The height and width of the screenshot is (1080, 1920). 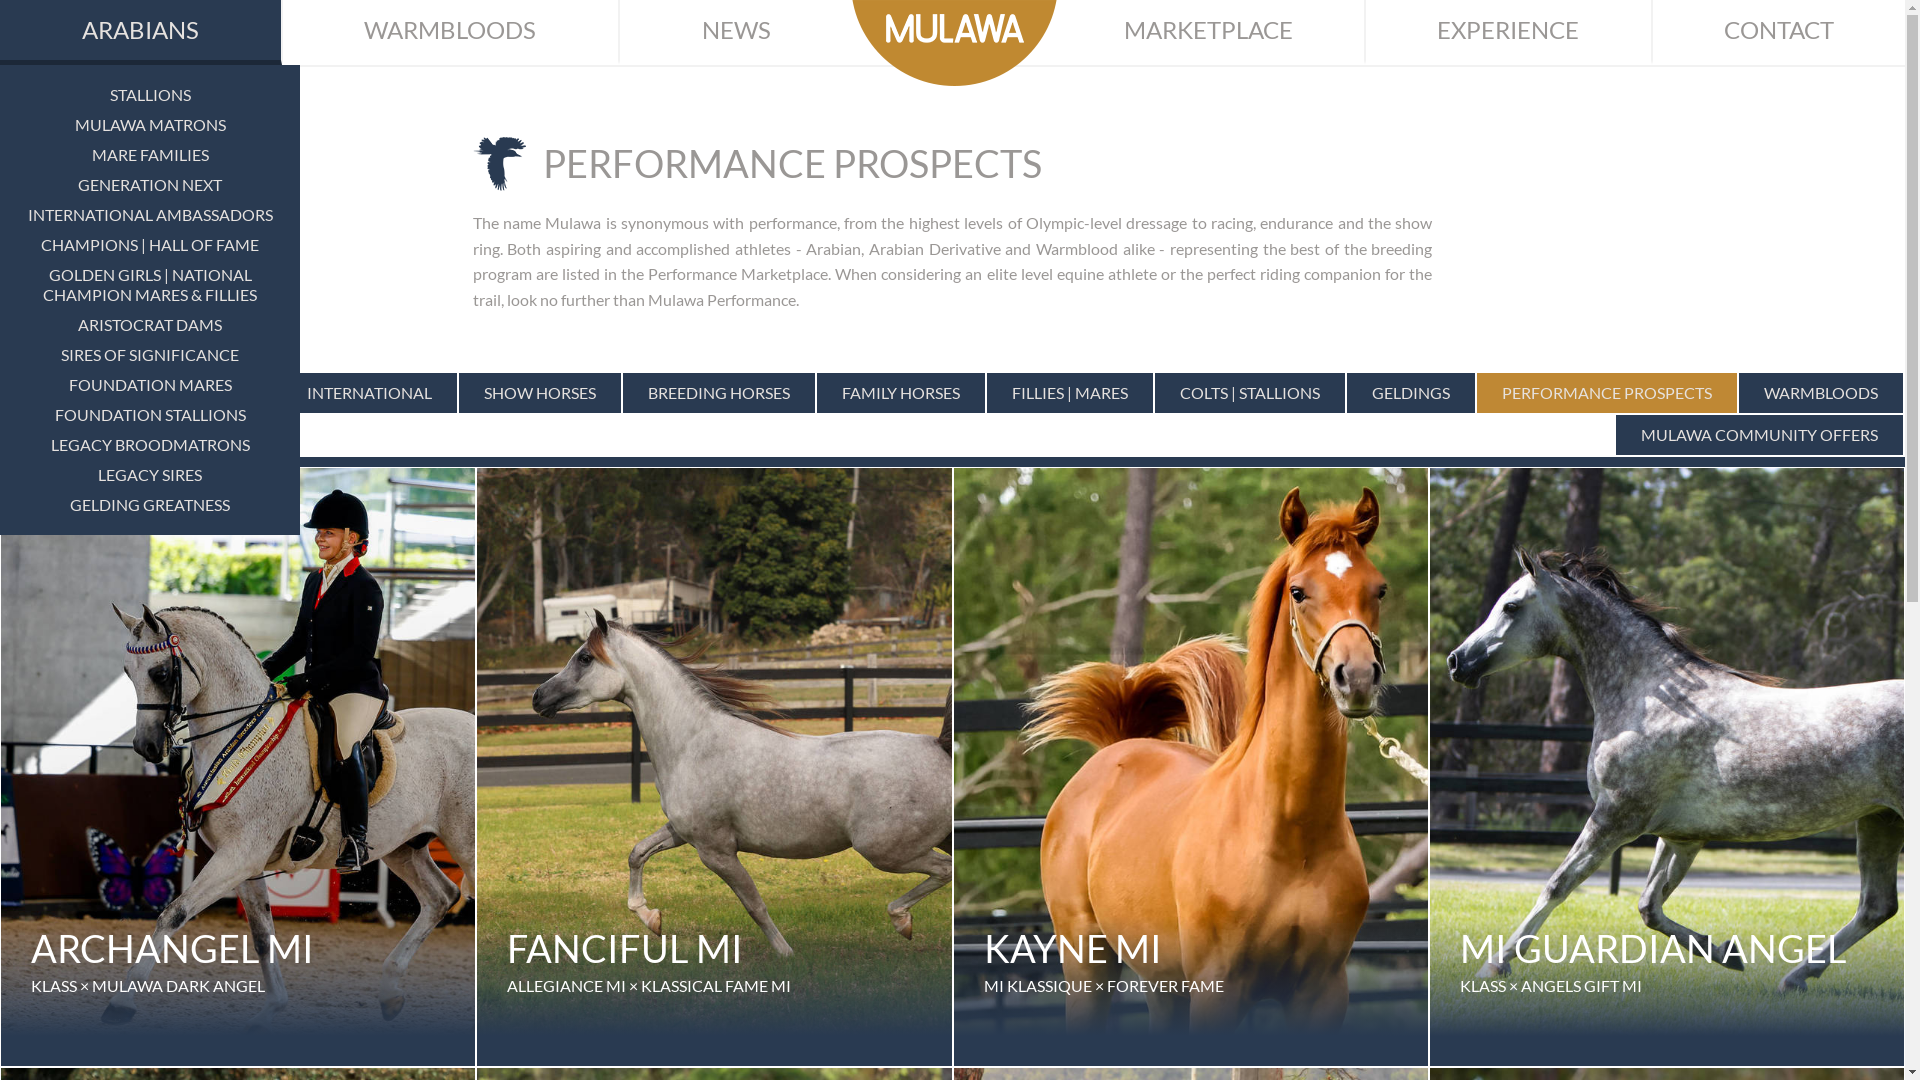 What do you see at coordinates (148, 215) in the screenshot?
I see `'INTERNATIONAL AMBASSADORS'` at bounding box center [148, 215].